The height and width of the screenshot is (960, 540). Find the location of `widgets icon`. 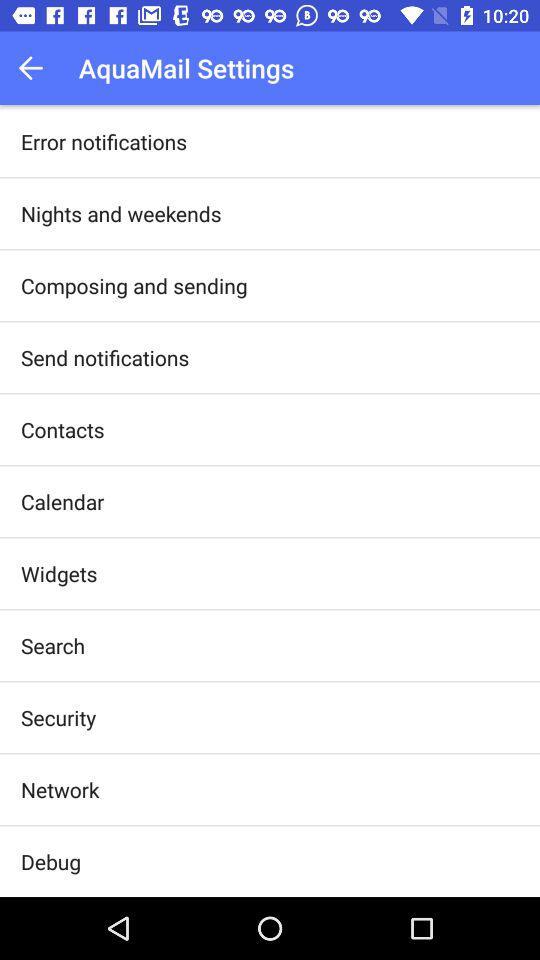

widgets icon is located at coordinates (59, 573).